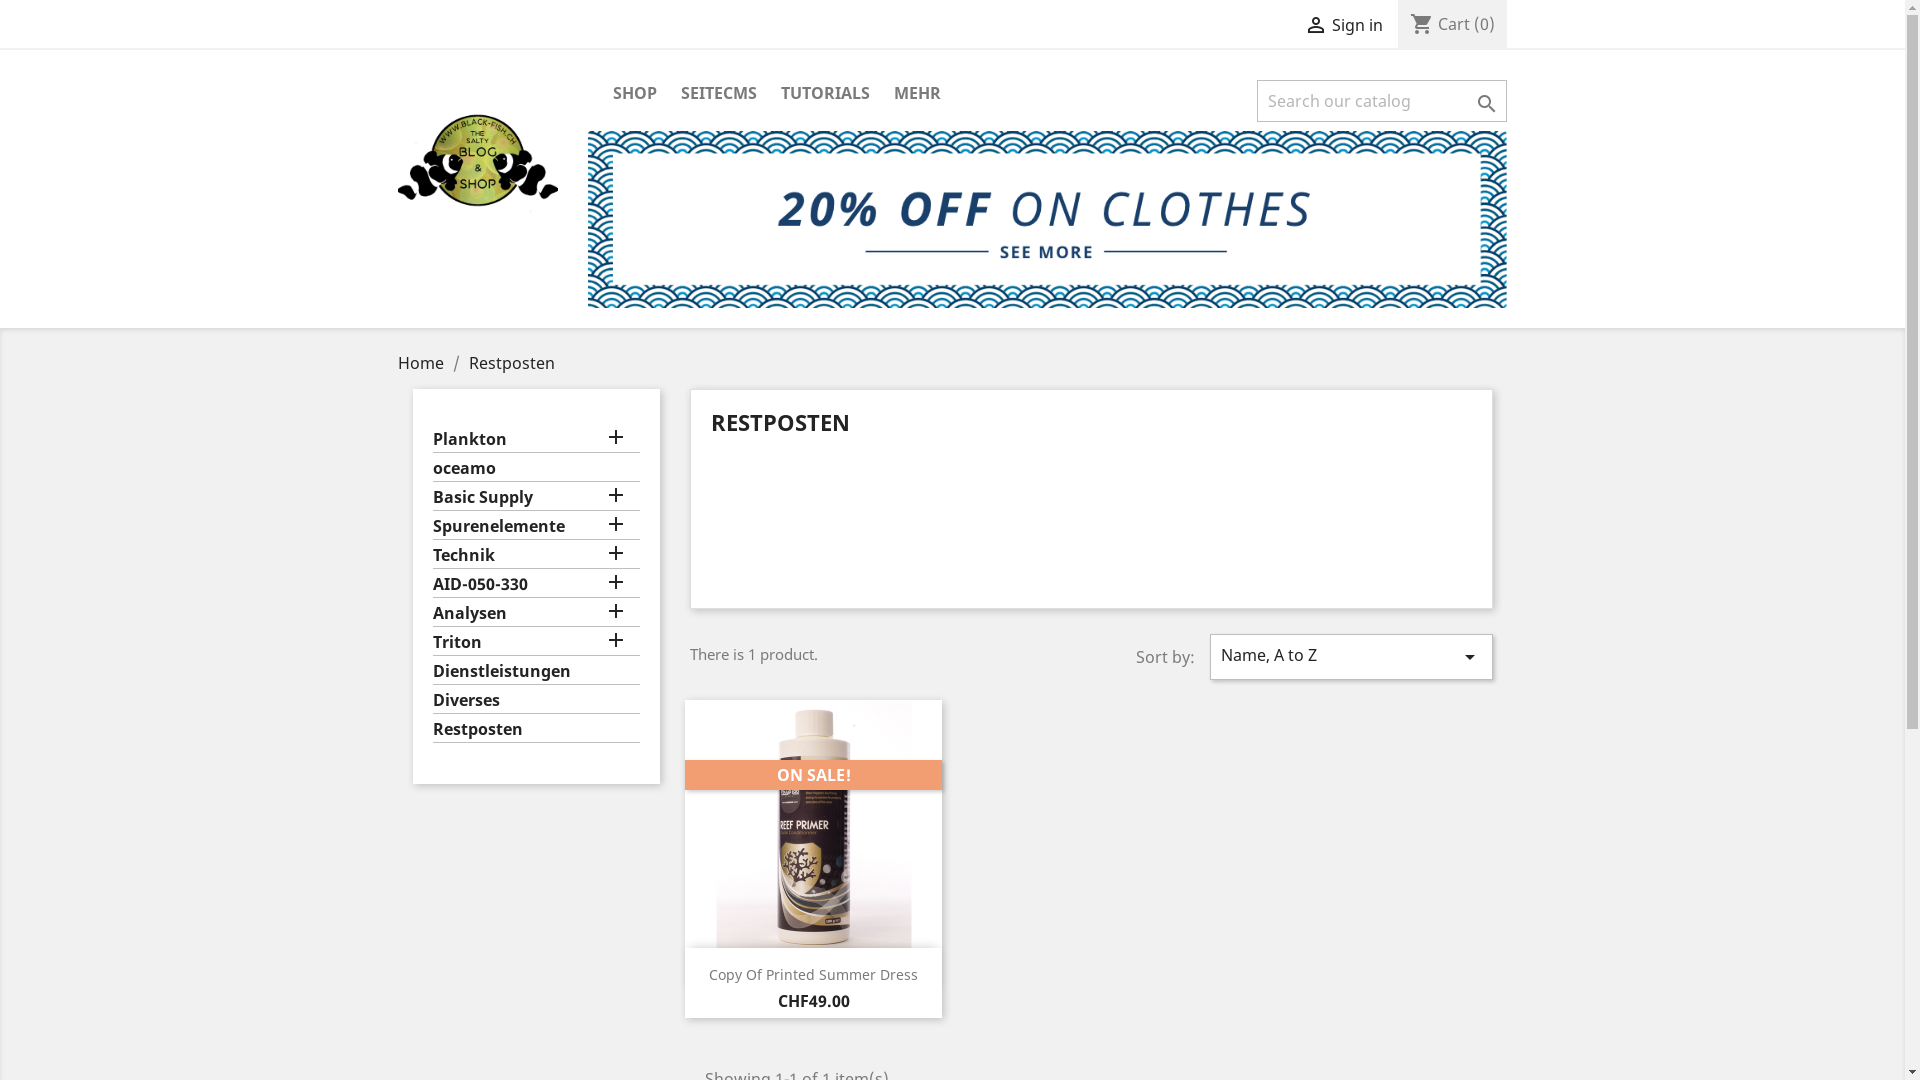 The height and width of the screenshot is (1080, 1920). What do you see at coordinates (632, 94) in the screenshot?
I see `'SHOP'` at bounding box center [632, 94].